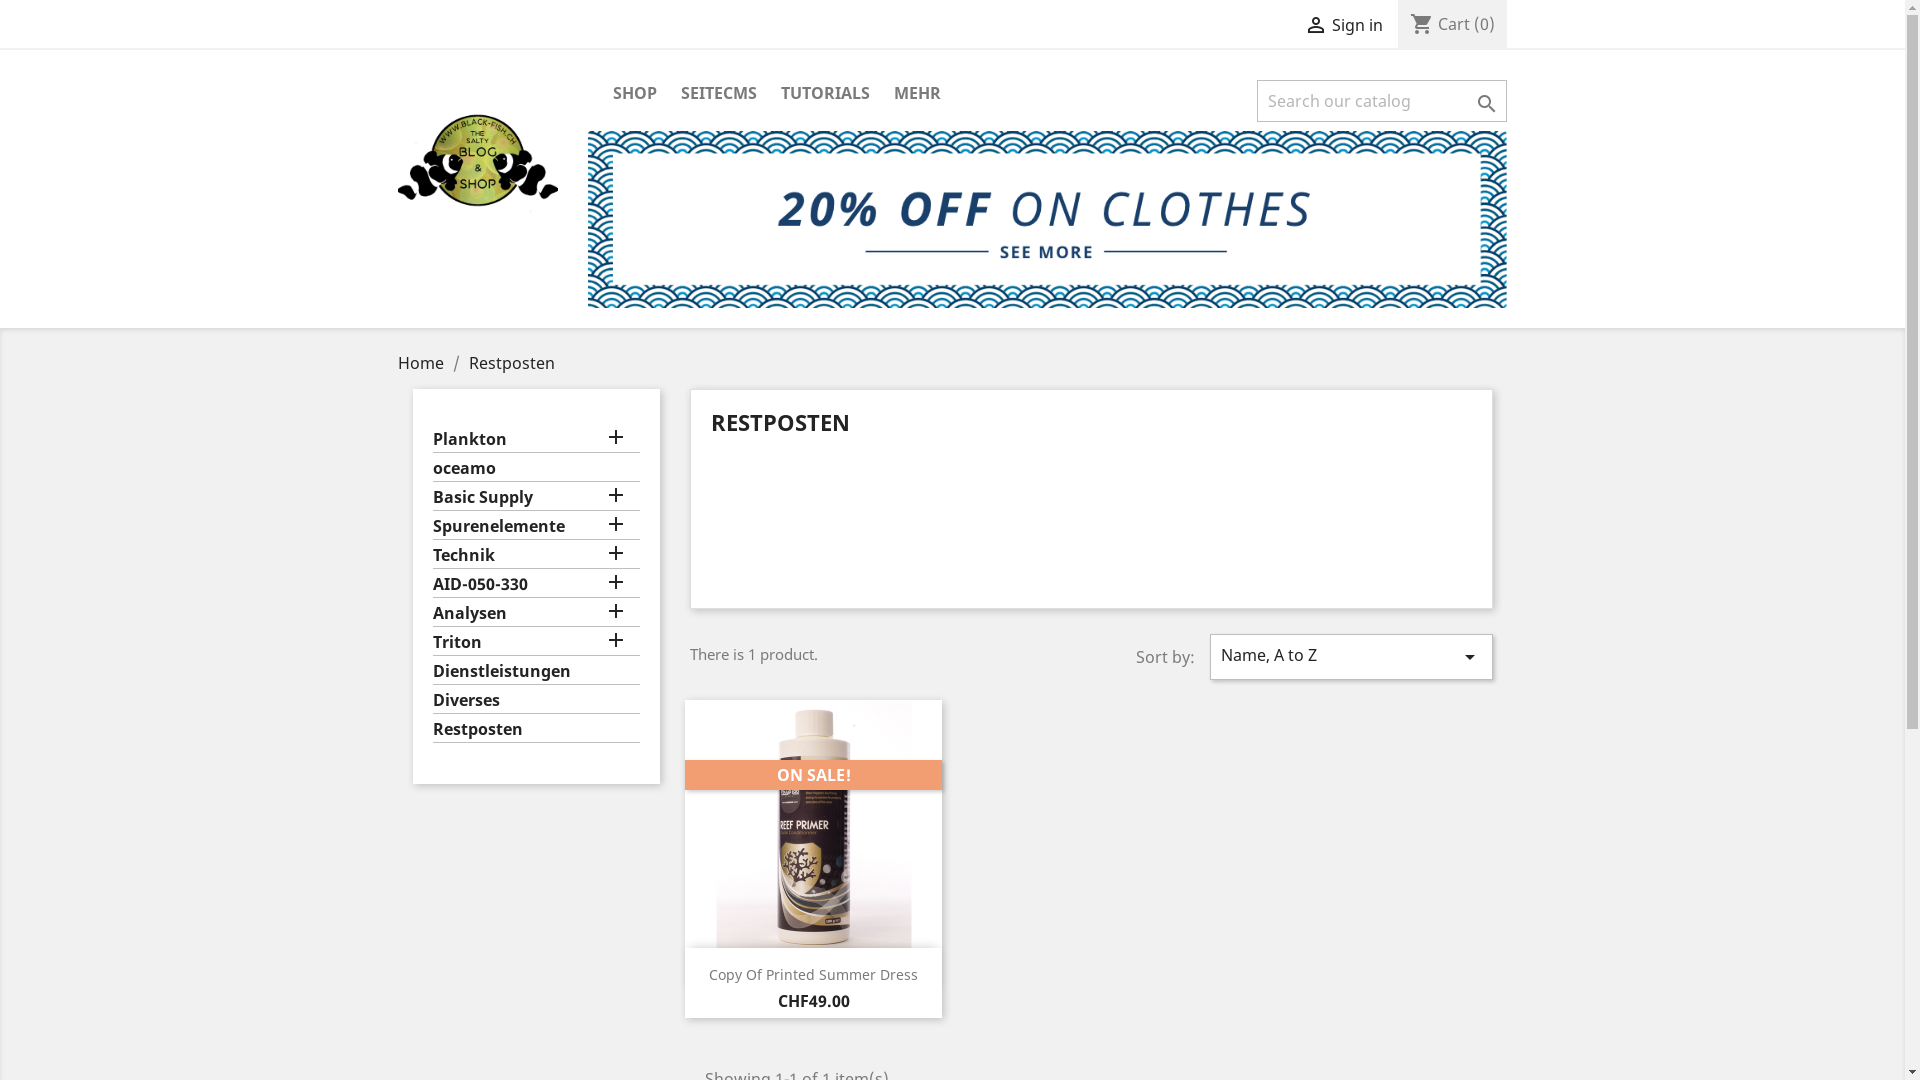 The height and width of the screenshot is (1080, 1920). What do you see at coordinates (632, 94) in the screenshot?
I see `'SHOP'` at bounding box center [632, 94].